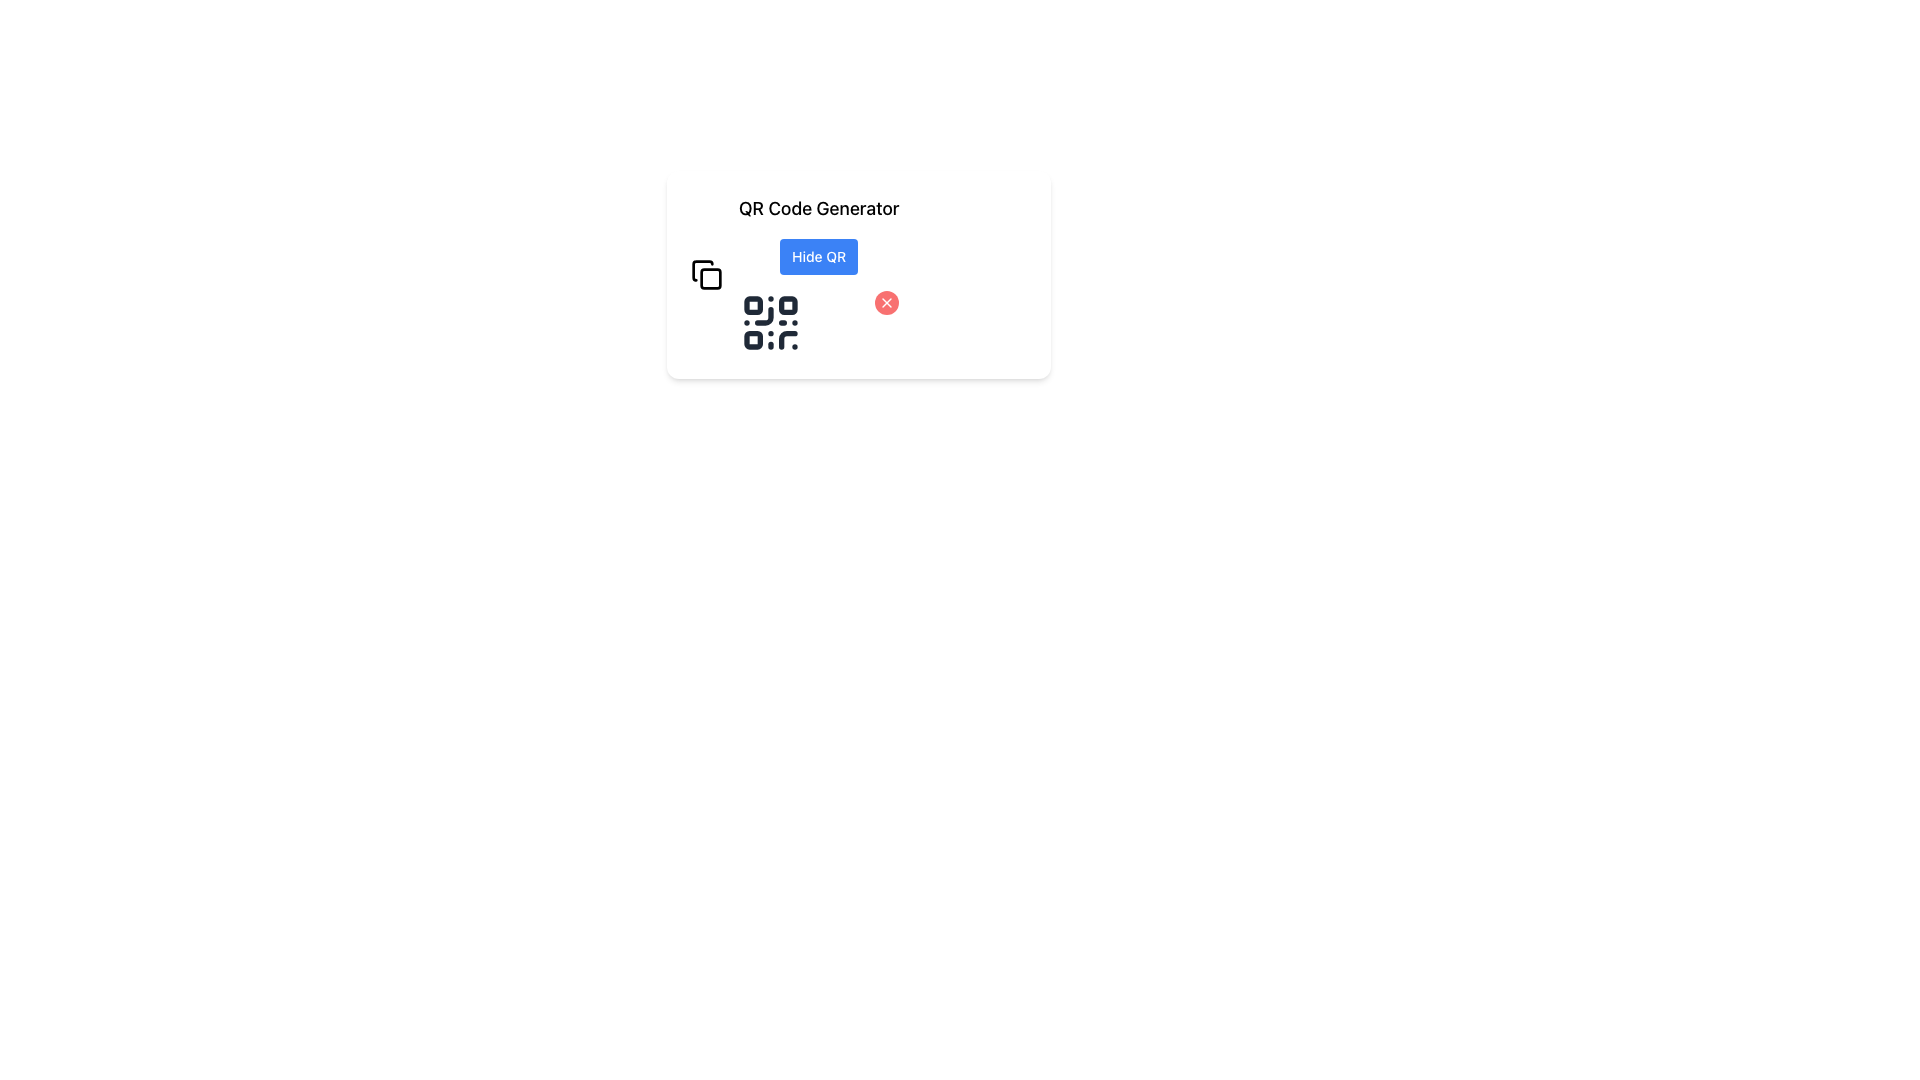 The image size is (1920, 1080). What do you see at coordinates (819, 256) in the screenshot?
I see `the button located slightly below the 'QR Code Generator' text` at bounding box center [819, 256].